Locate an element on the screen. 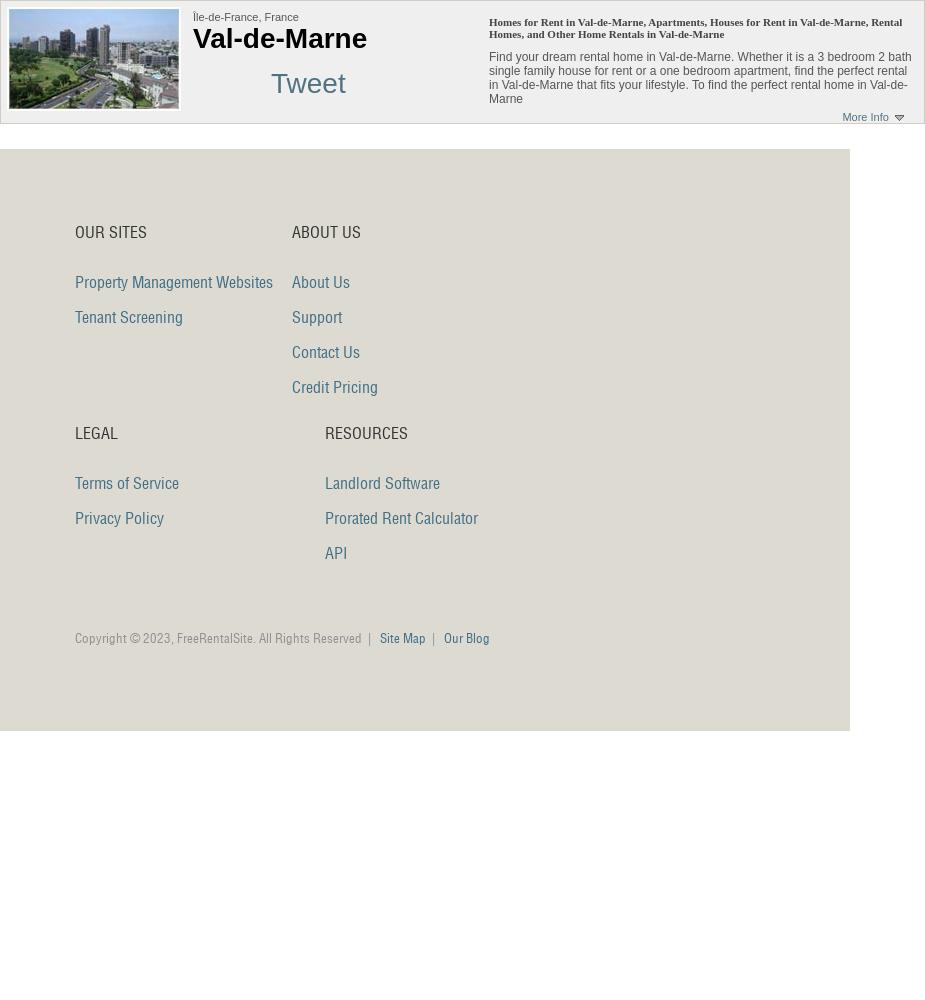 This screenshot has width=925, height=1000. 'Copyright © 2023, FreeRentalSite.  All Rights Reserved  |' is located at coordinates (226, 638).